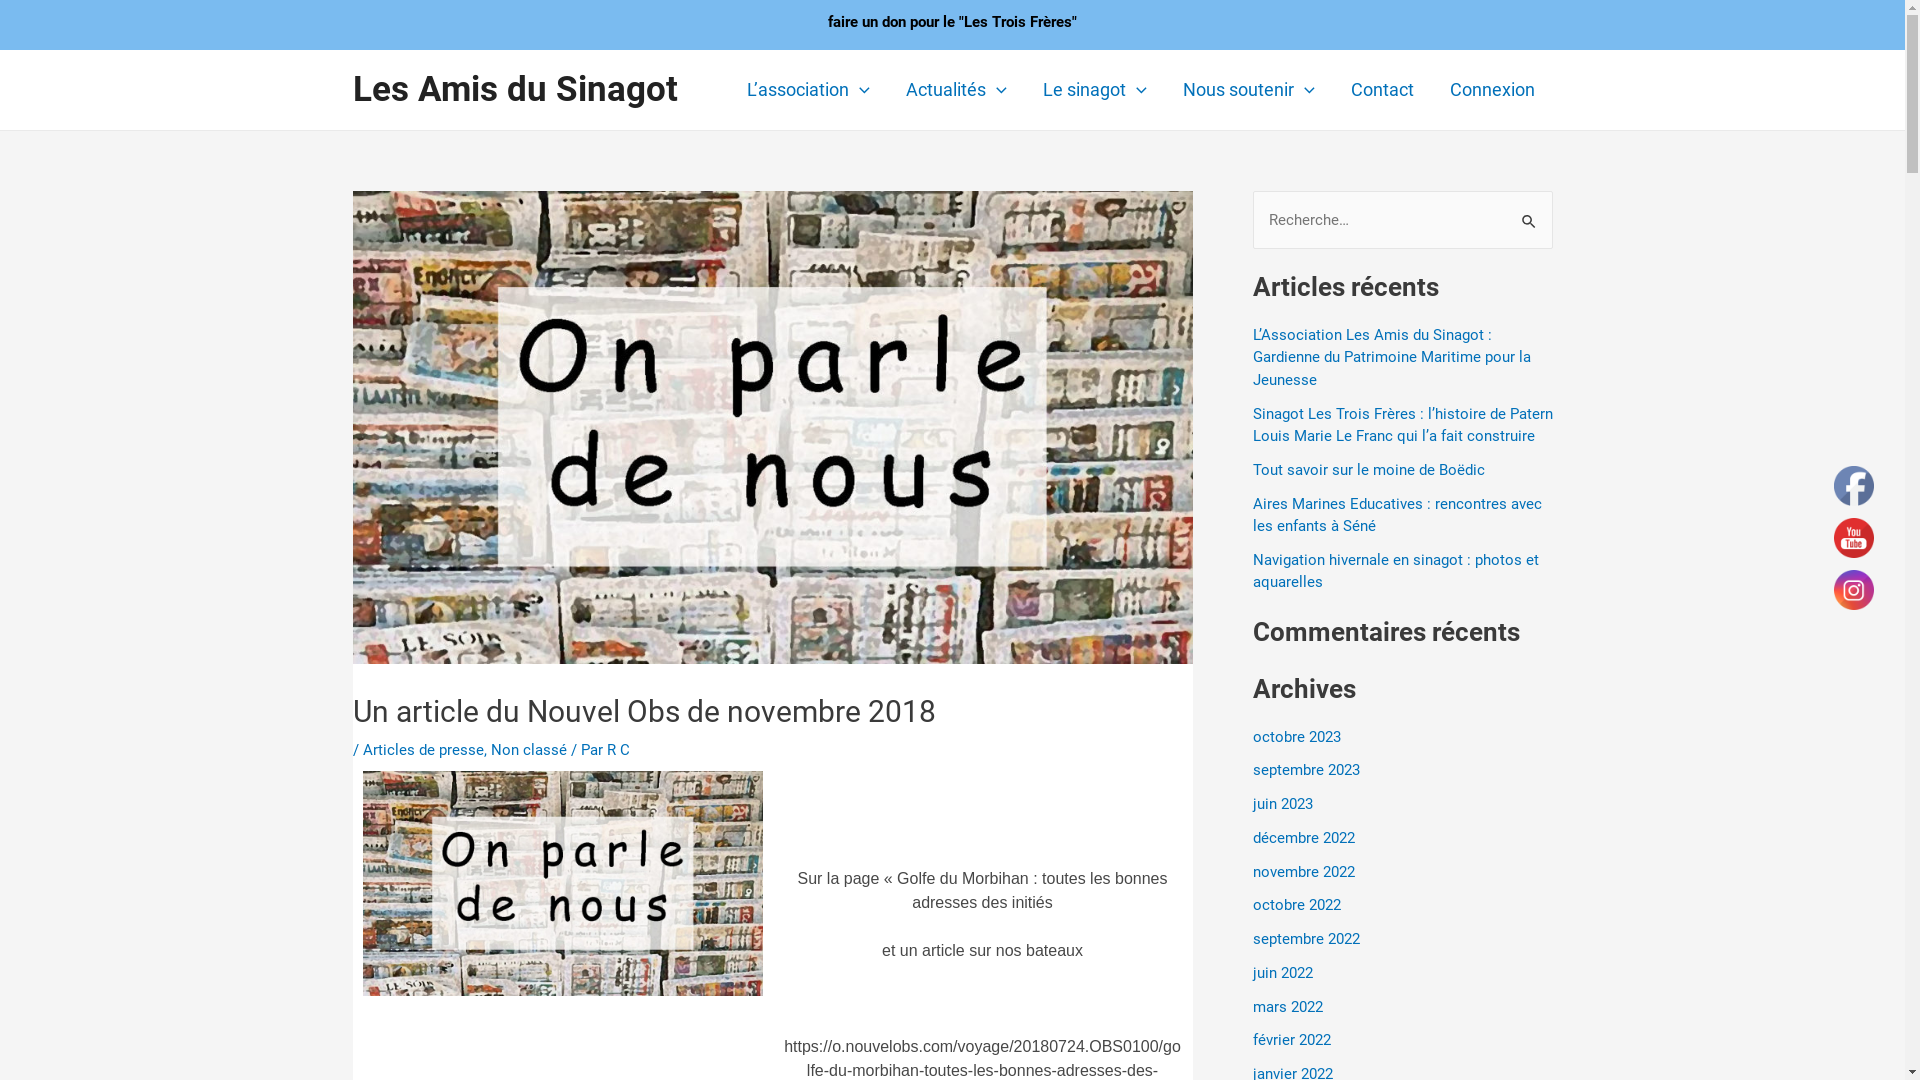  Describe the element at coordinates (1833, 486) in the screenshot. I see `'Facebook'` at that location.